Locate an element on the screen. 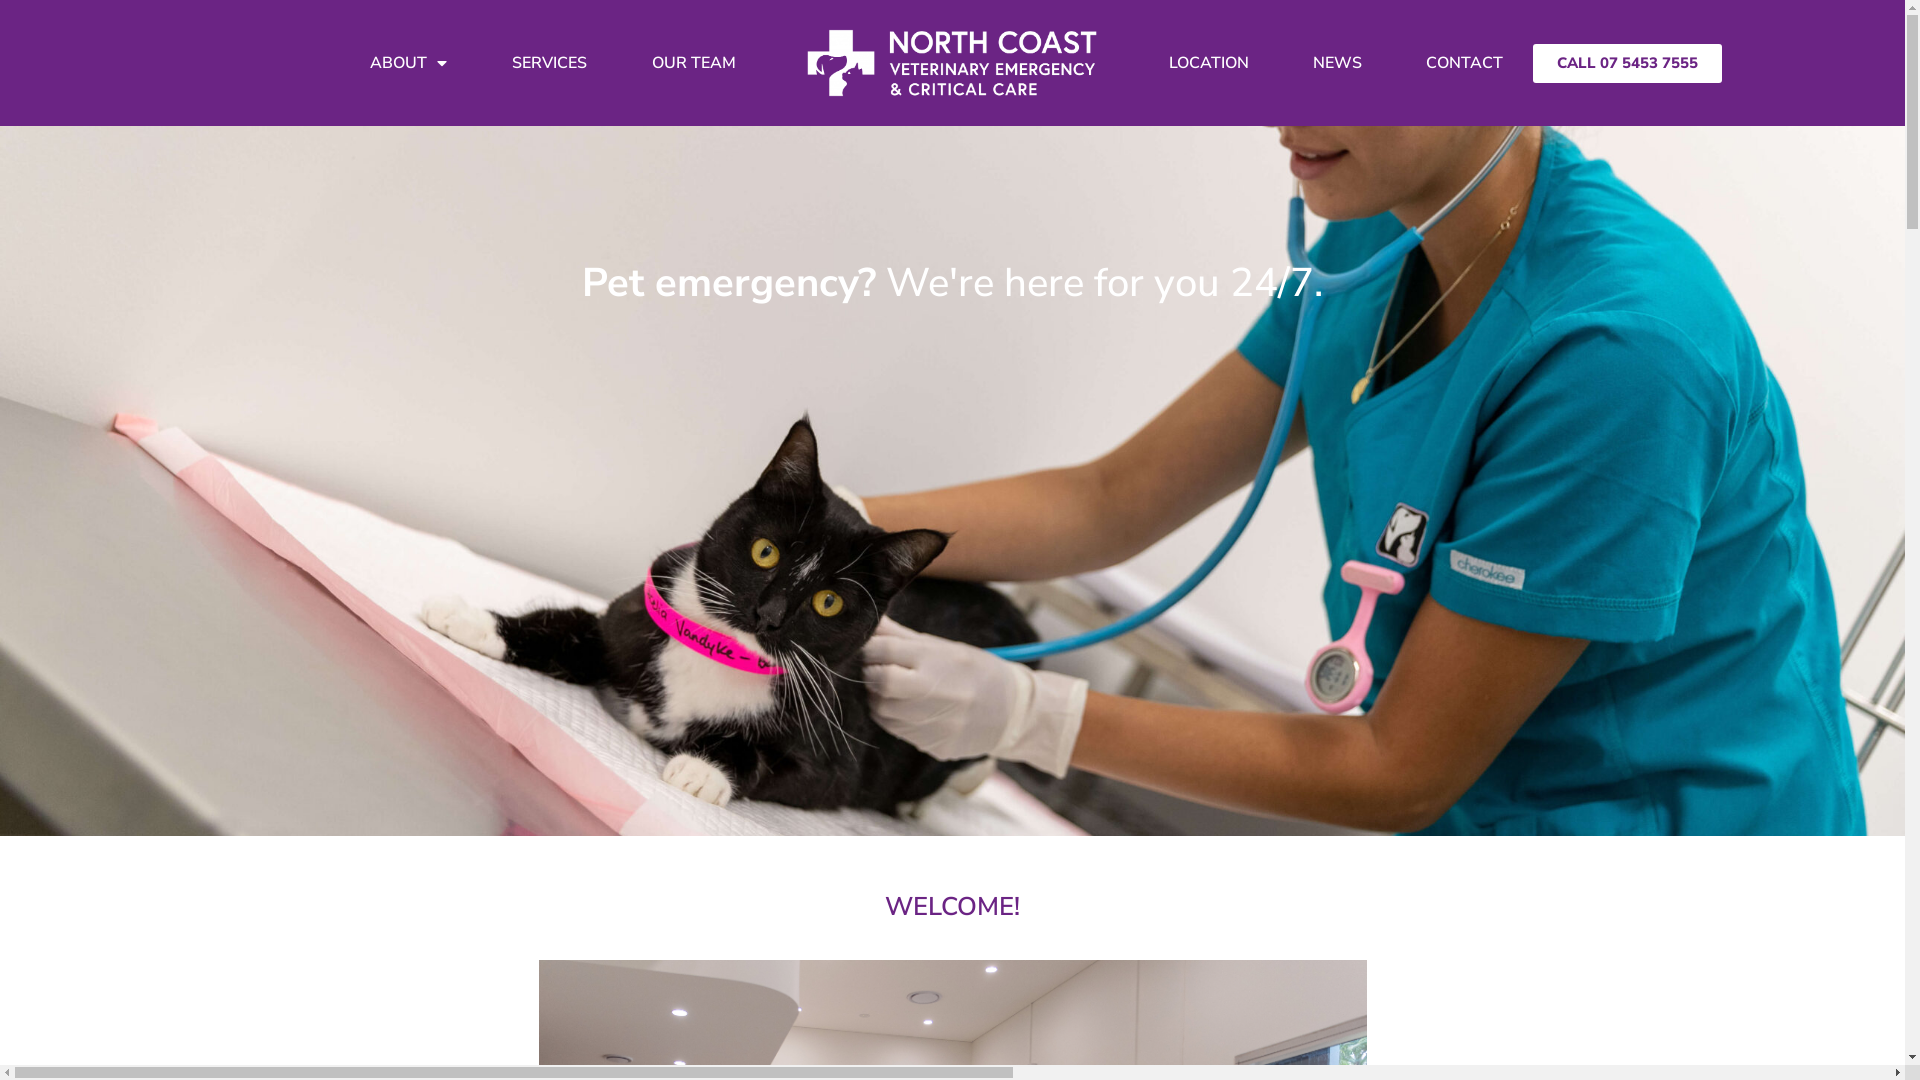 The image size is (1920, 1080). 'ABOUT' is located at coordinates (407, 61).